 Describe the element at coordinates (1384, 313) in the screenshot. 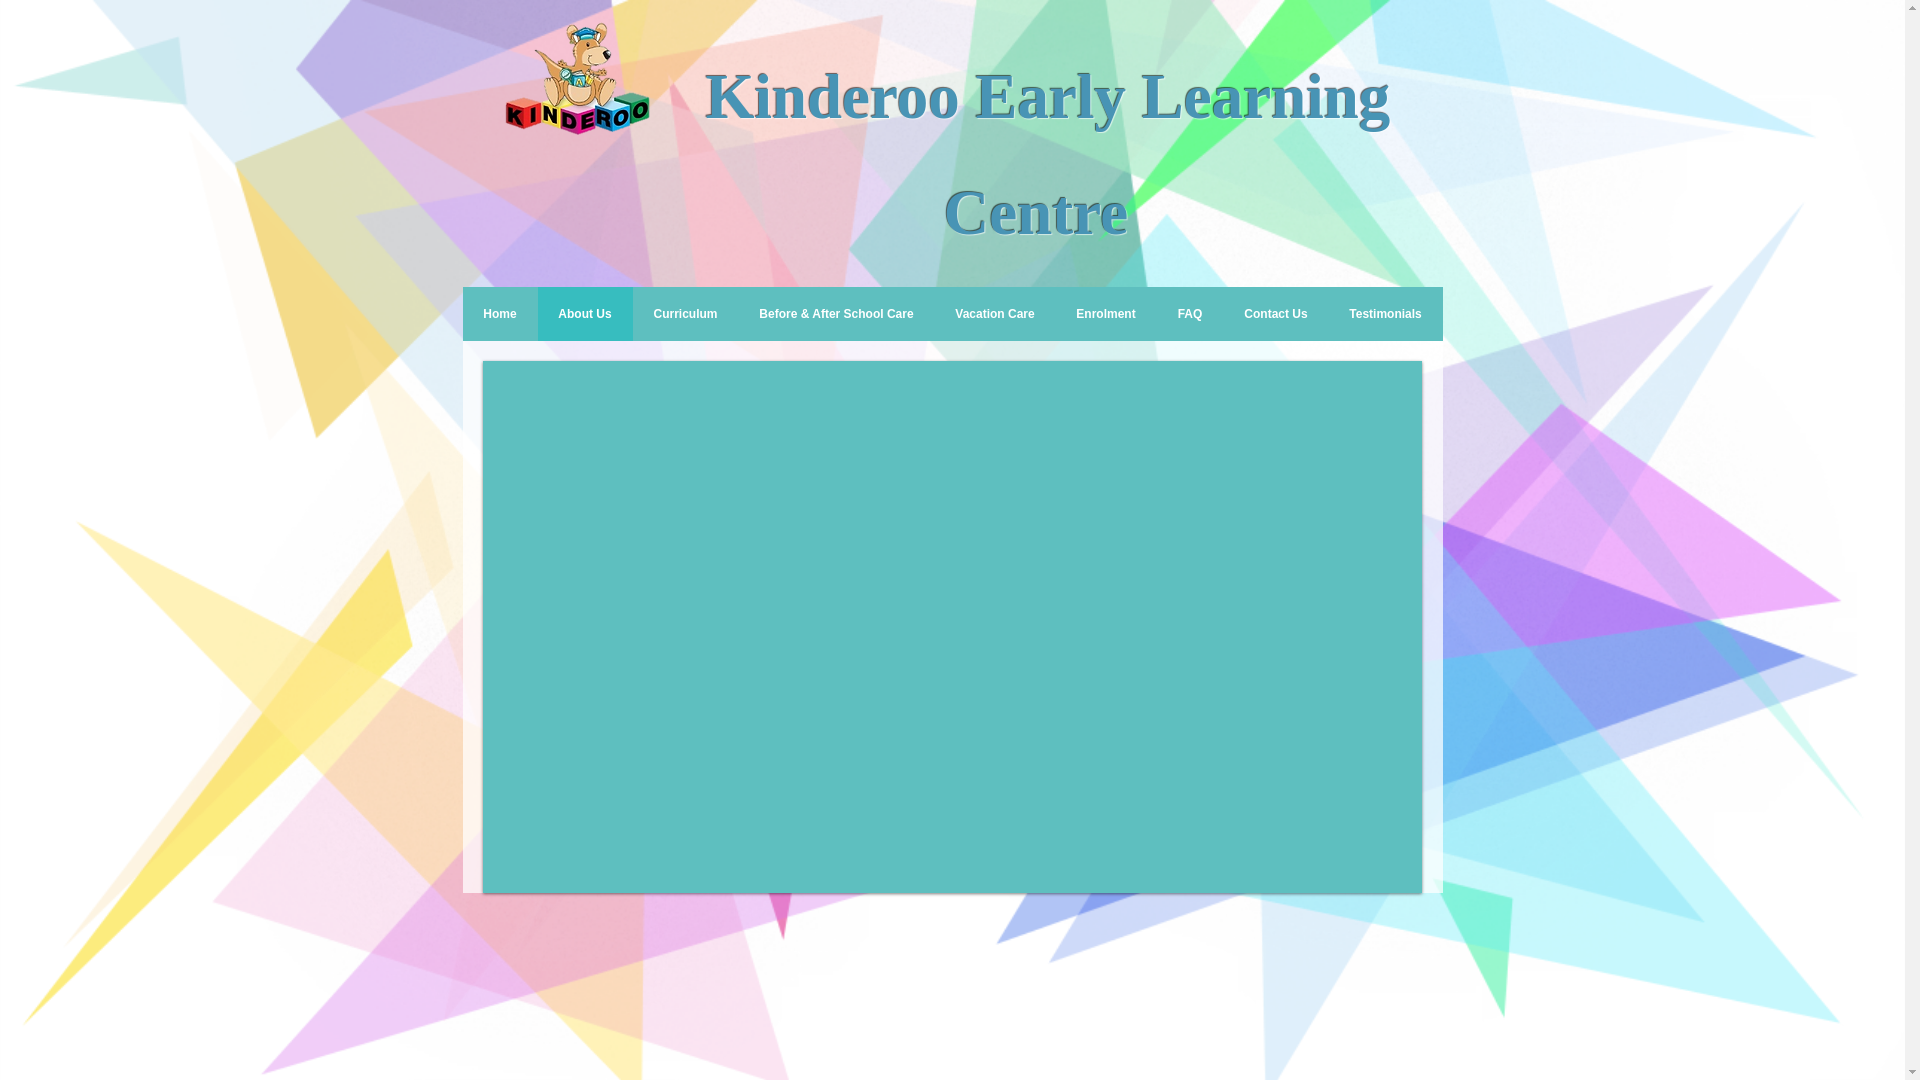

I see `'Testimonials'` at that location.